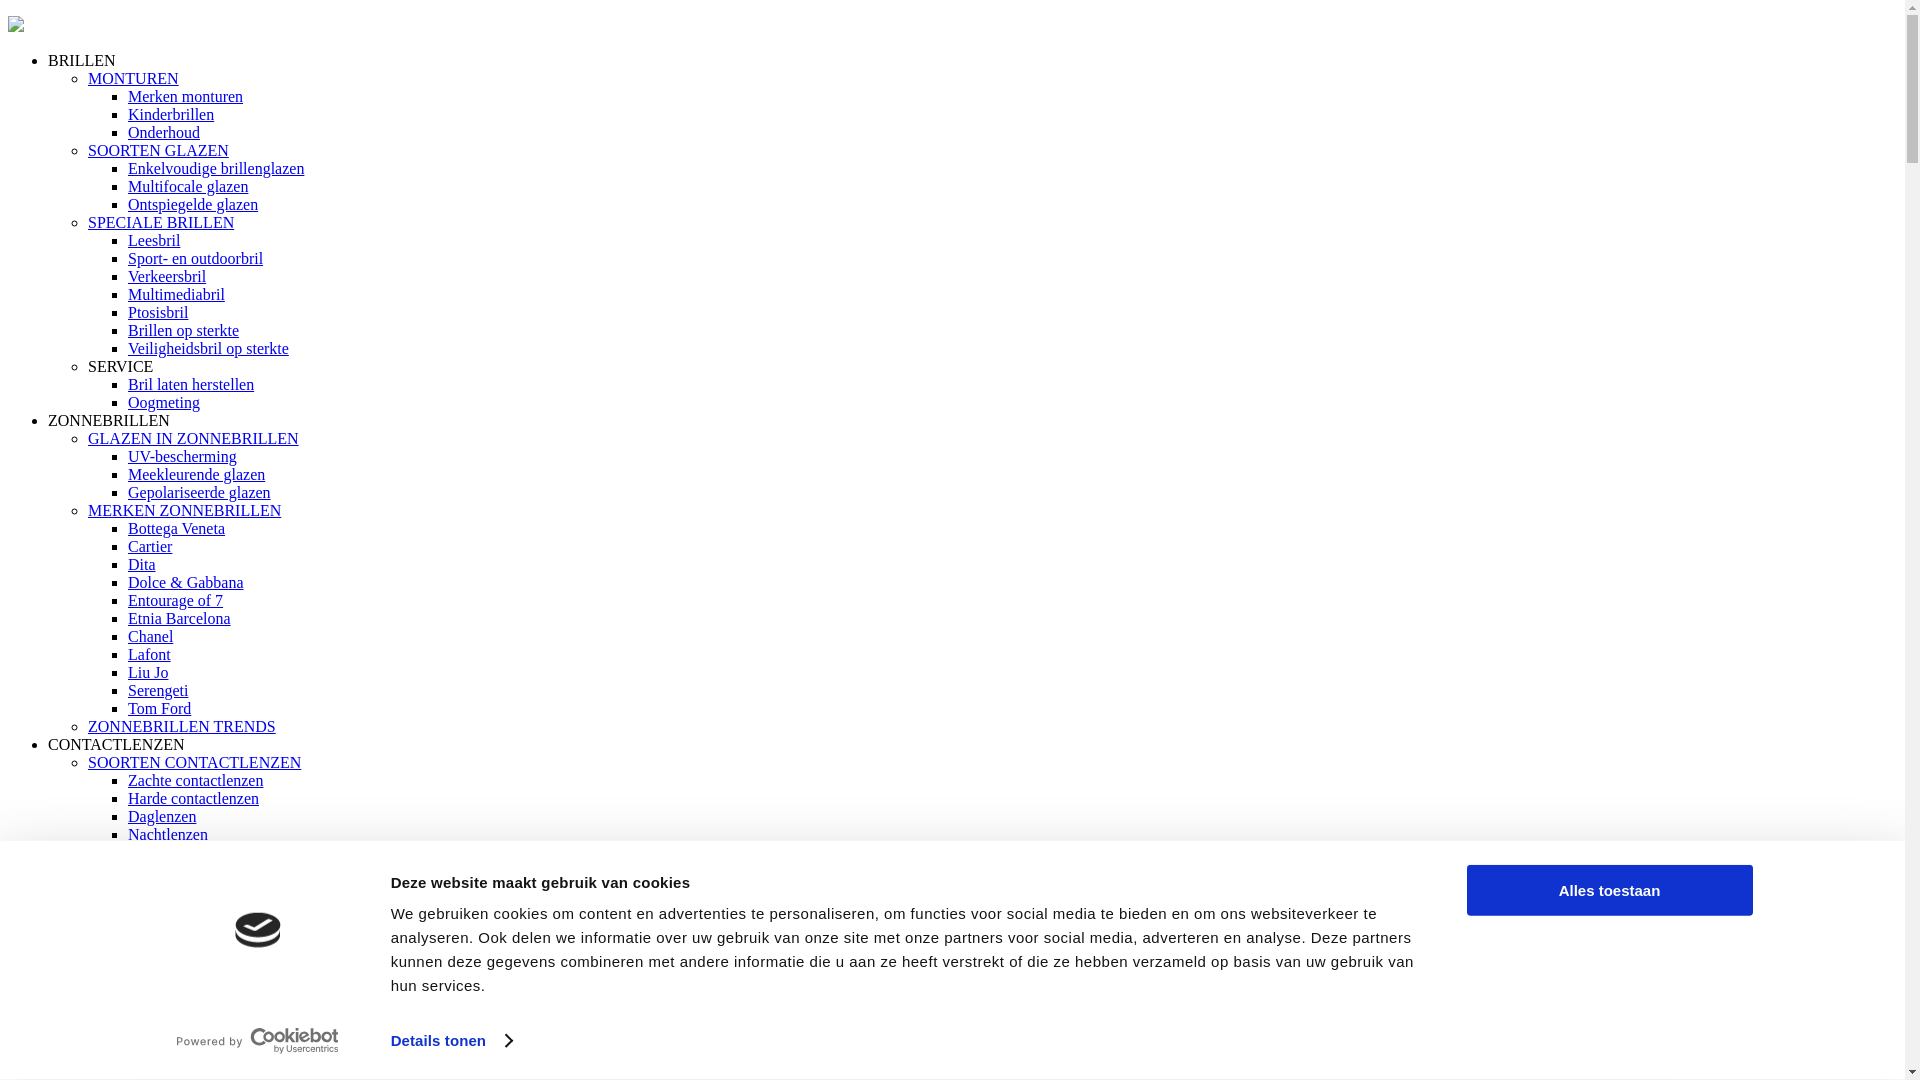 The width and height of the screenshot is (1920, 1080). What do you see at coordinates (127, 869) in the screenshot?
I see `'Twee weeklenzen'` at bounding box center [127, 869].